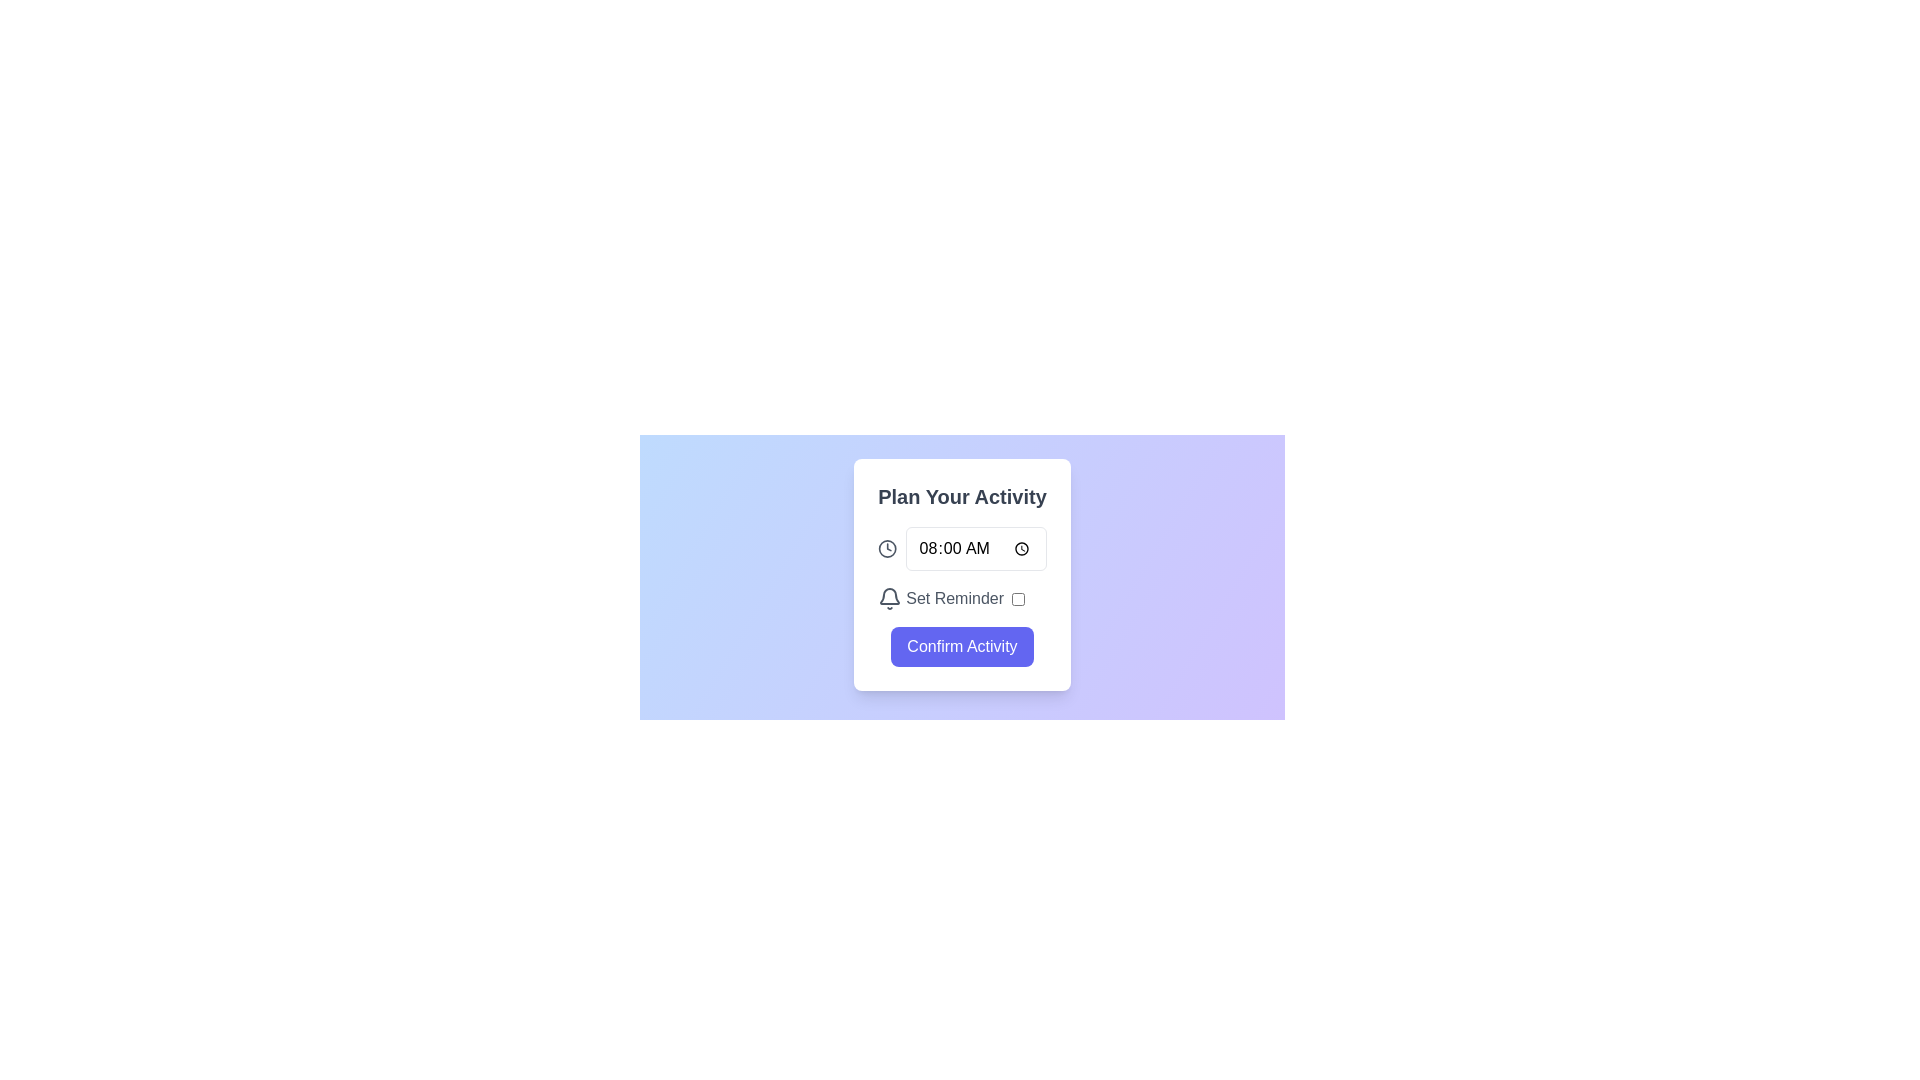 The height and width of the screenshot is (1080, 1920). I want to click on the reminder toggle label with an icon, located below the time selection field and above the 'Confirm Activity' button, so click(940, 597).